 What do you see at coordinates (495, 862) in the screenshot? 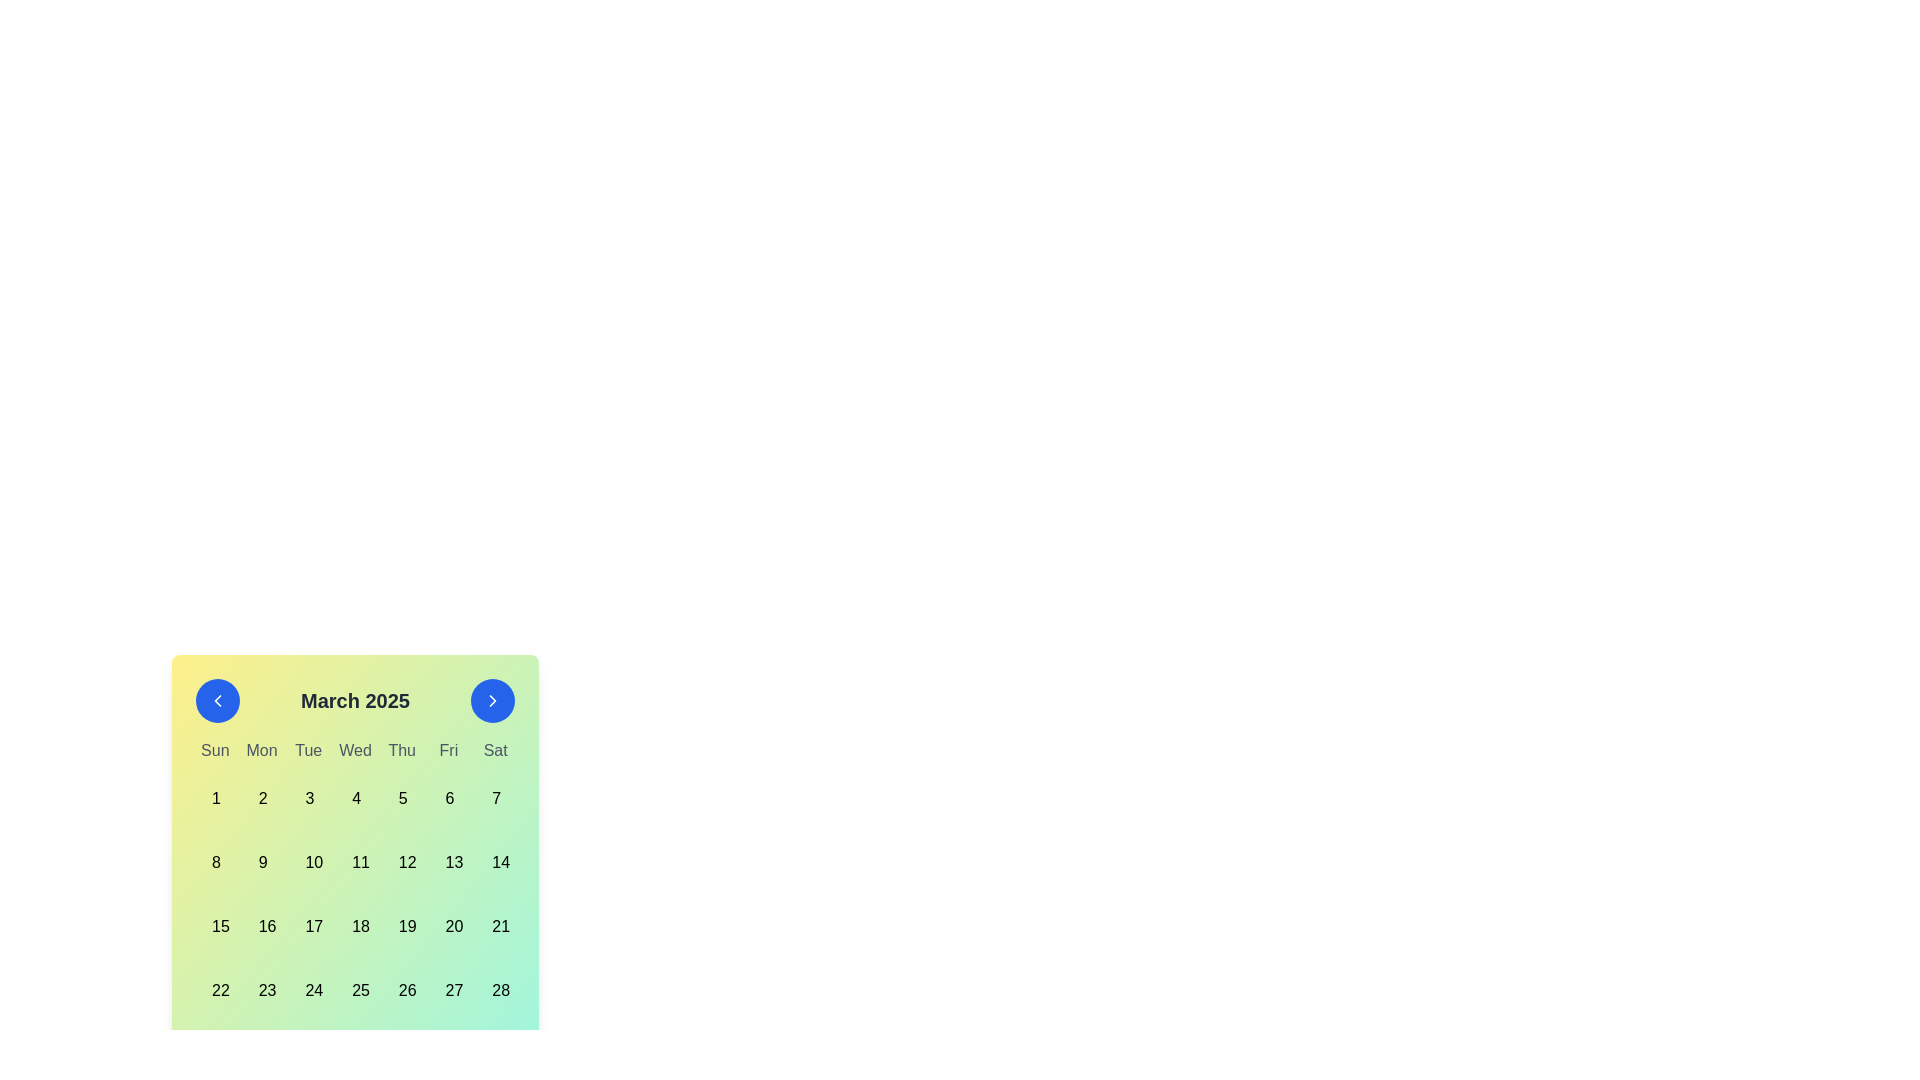
I see `the clickable calendar day cell displaying the number '14'` at bounding box center [495, 862].